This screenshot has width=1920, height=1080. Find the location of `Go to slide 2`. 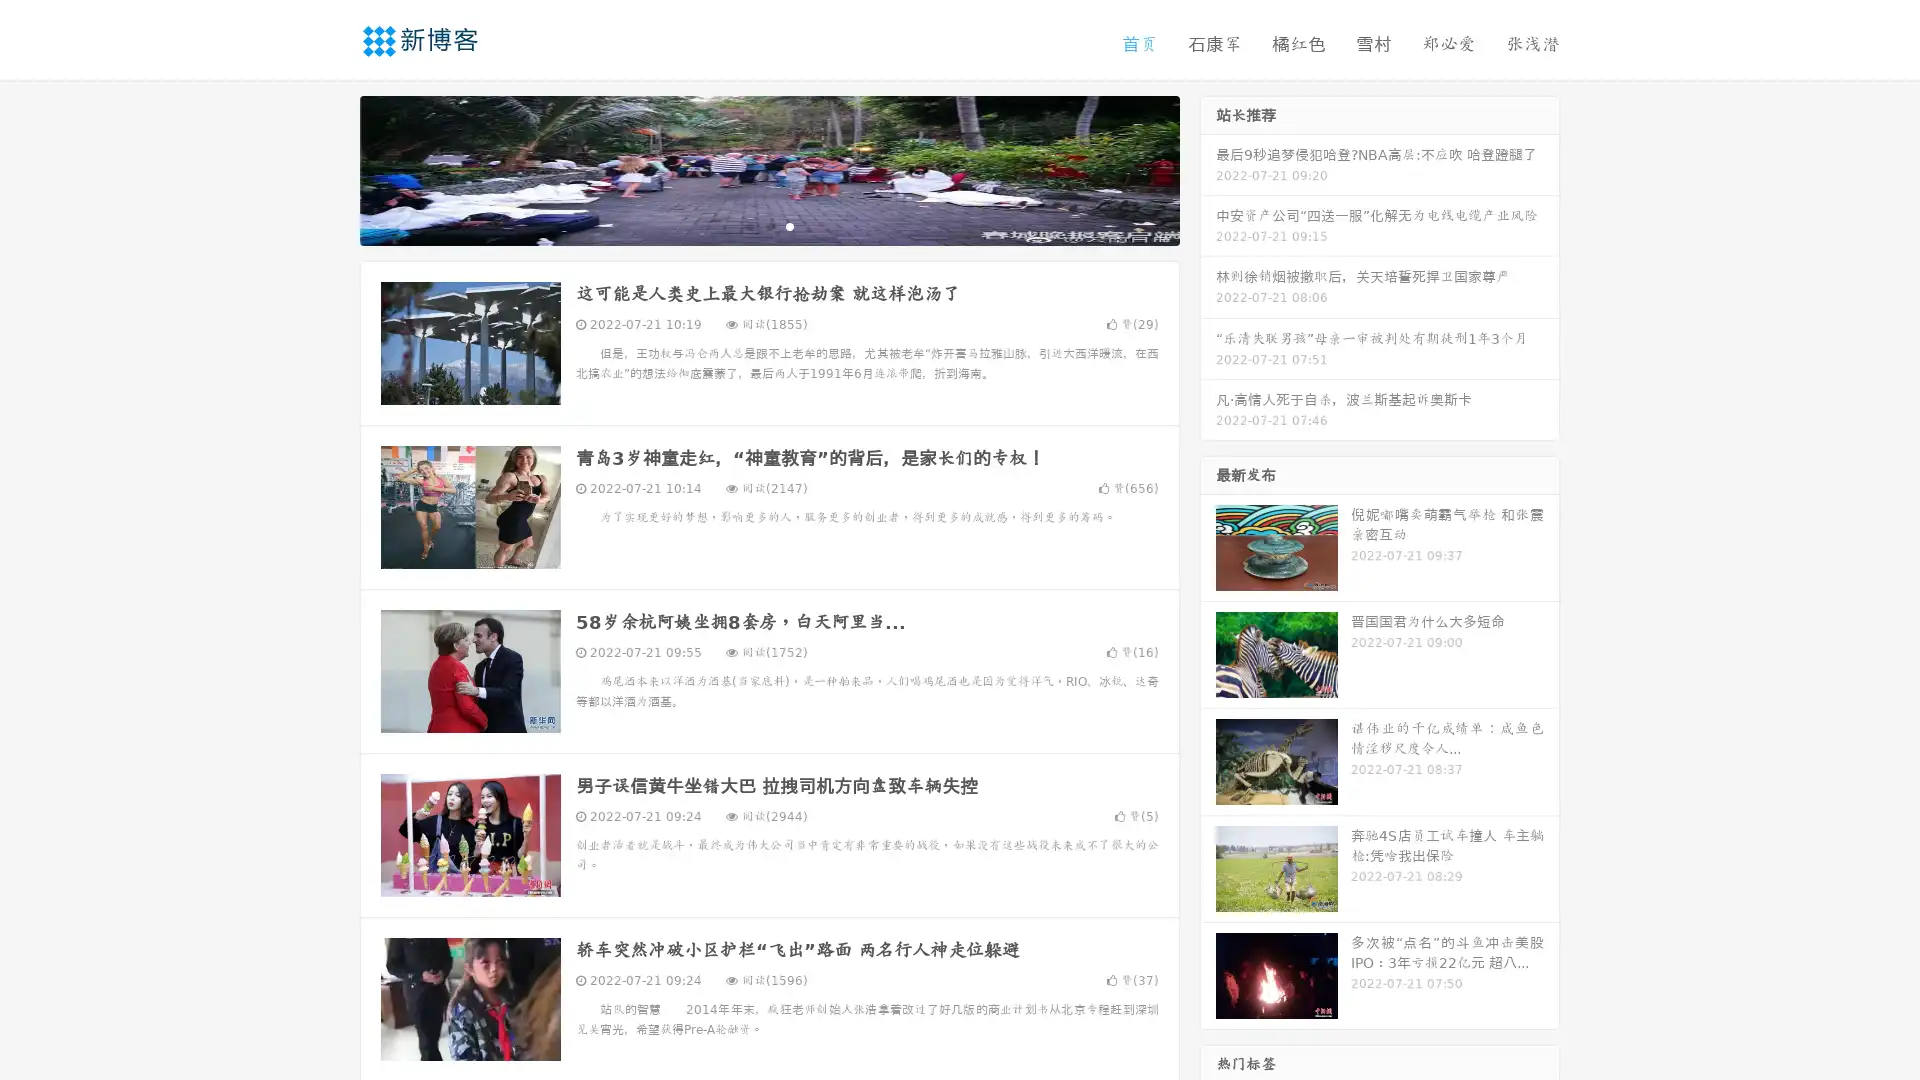

Go to slide 2 is located at coordinates (768, 225).